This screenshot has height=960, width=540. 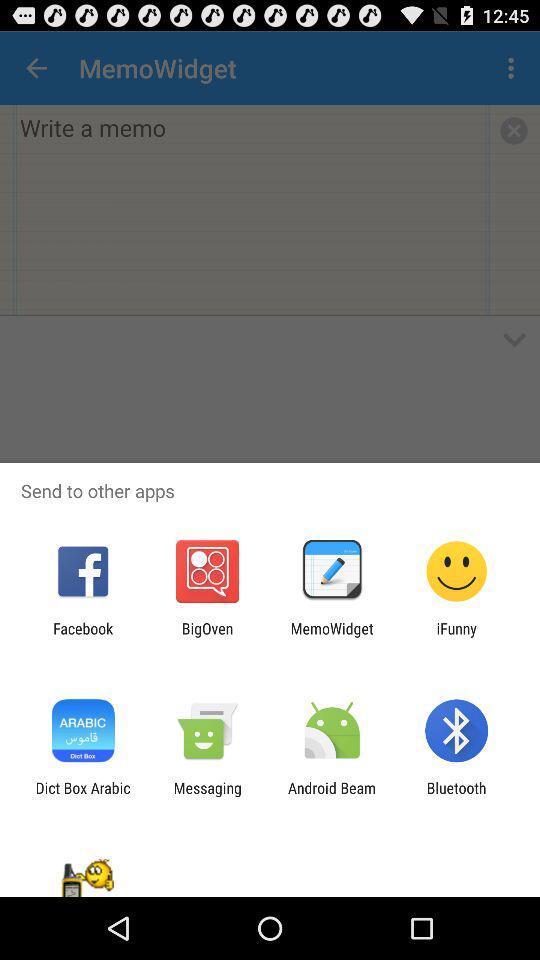 What do you see at coordinates (82, 796) in the screenshot?
I see `icon to the left of the messaging` at bounding box center [82, 796].